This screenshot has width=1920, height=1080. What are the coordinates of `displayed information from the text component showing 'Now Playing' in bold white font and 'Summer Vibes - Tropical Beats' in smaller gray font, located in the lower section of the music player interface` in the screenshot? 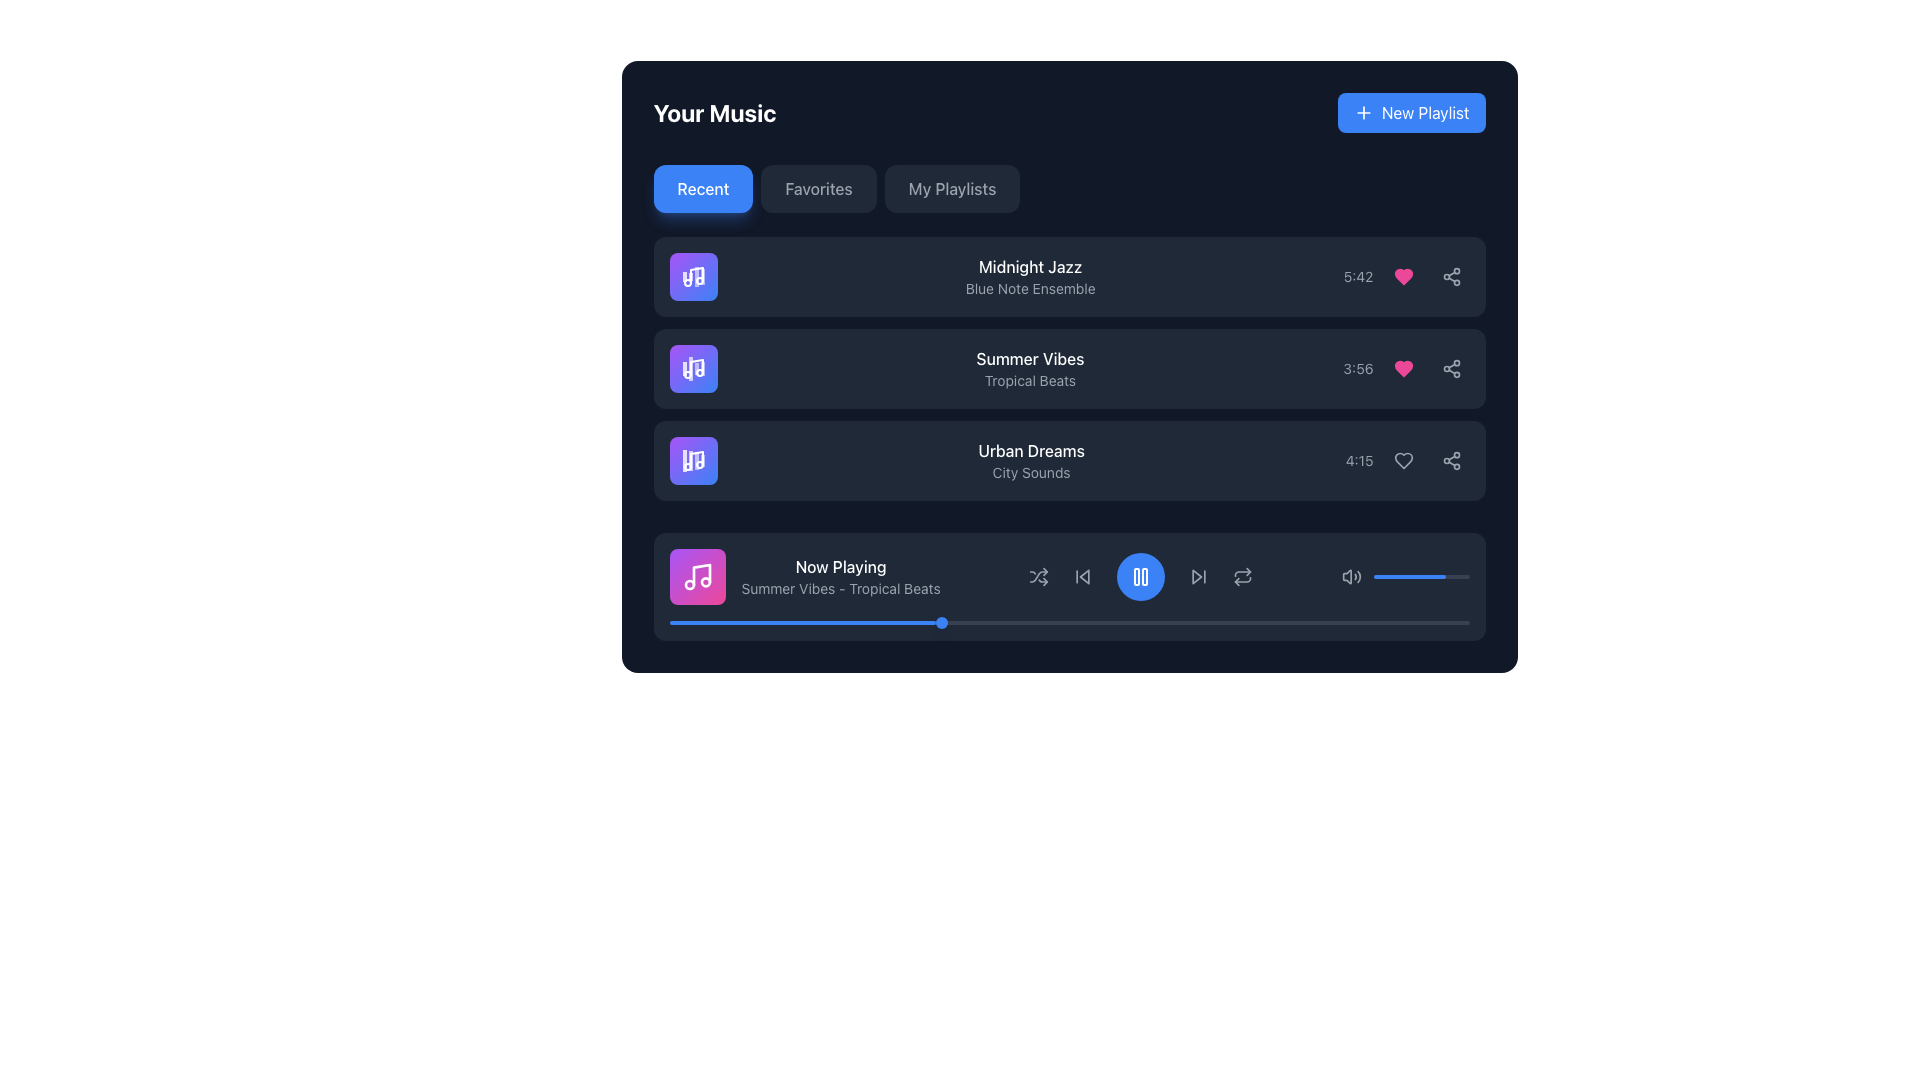 It's located at (841, 577).